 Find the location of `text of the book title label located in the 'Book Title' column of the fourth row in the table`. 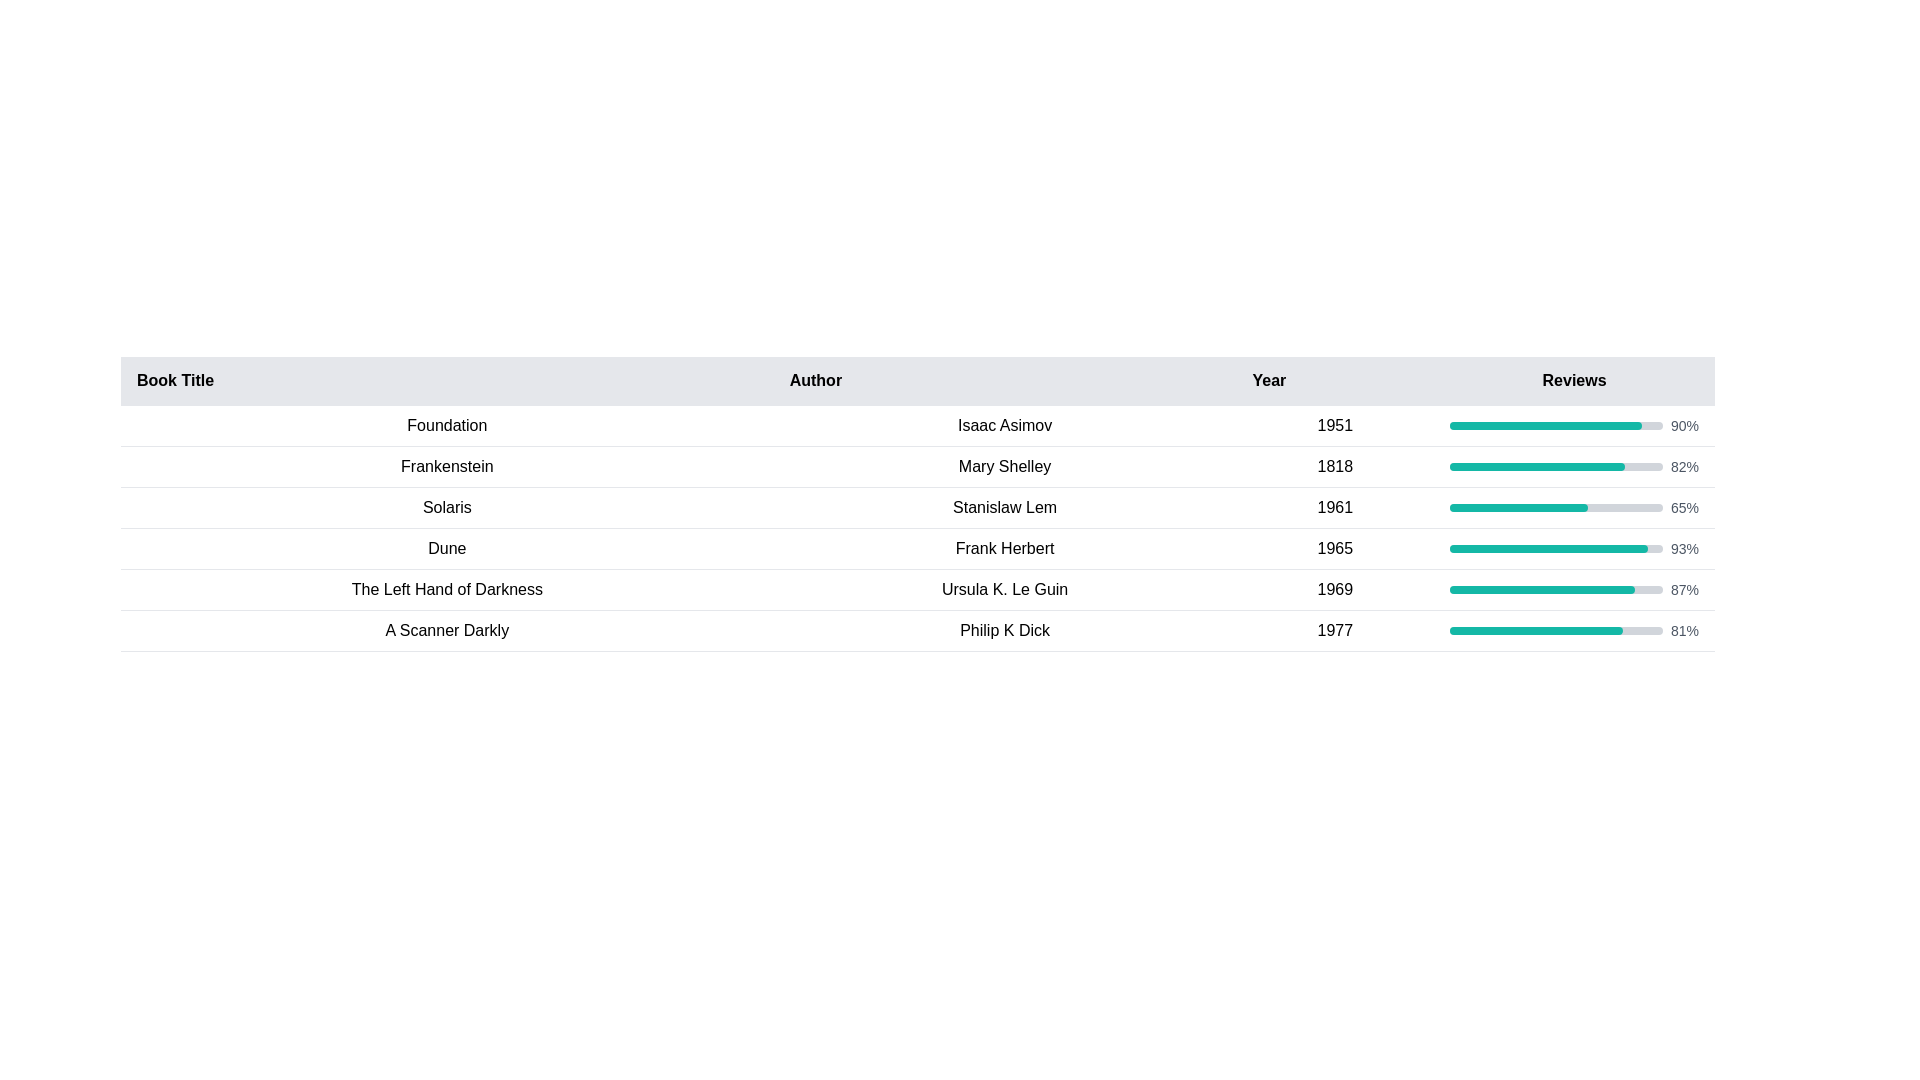

text of the book title label located in the 'Book Title' column of the fourth row in the table is located at coordinates (446, 548).